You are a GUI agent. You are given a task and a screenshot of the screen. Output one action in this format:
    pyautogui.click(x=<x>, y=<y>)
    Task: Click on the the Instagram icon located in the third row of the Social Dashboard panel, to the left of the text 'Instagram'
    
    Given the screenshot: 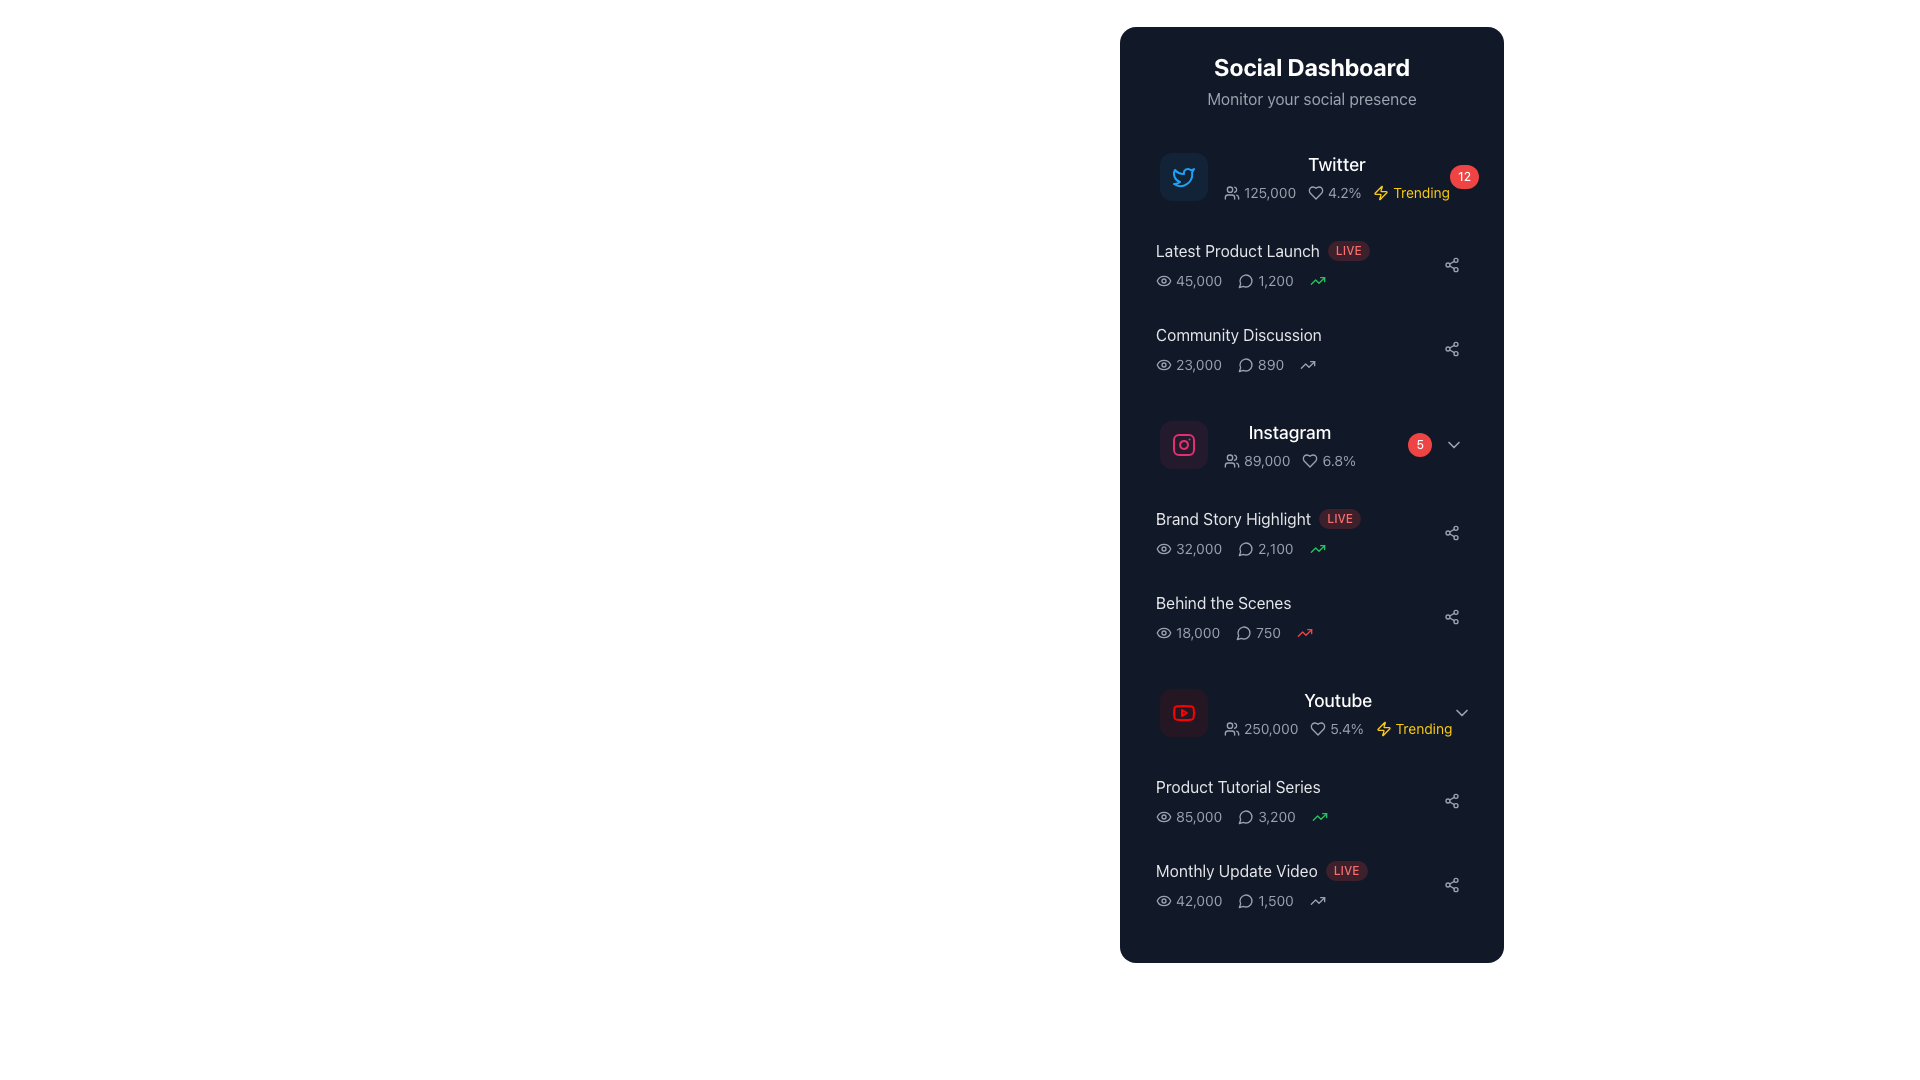 What is the action you would take?
    pyautogui.click(x=1184, y=443)
    